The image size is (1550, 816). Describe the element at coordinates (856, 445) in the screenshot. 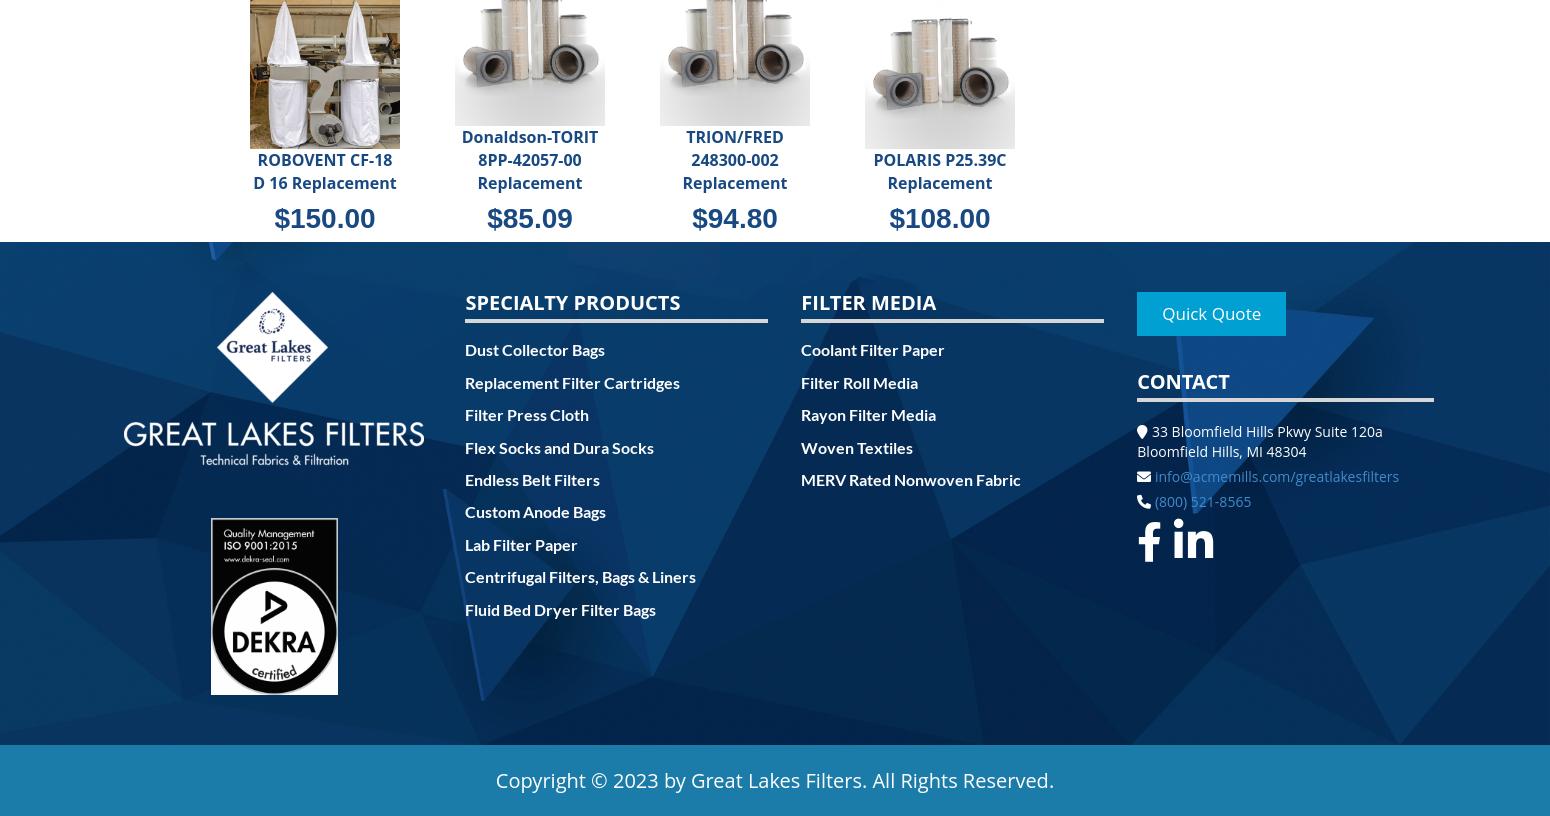

I see `'Woven Textiles'` at that location.